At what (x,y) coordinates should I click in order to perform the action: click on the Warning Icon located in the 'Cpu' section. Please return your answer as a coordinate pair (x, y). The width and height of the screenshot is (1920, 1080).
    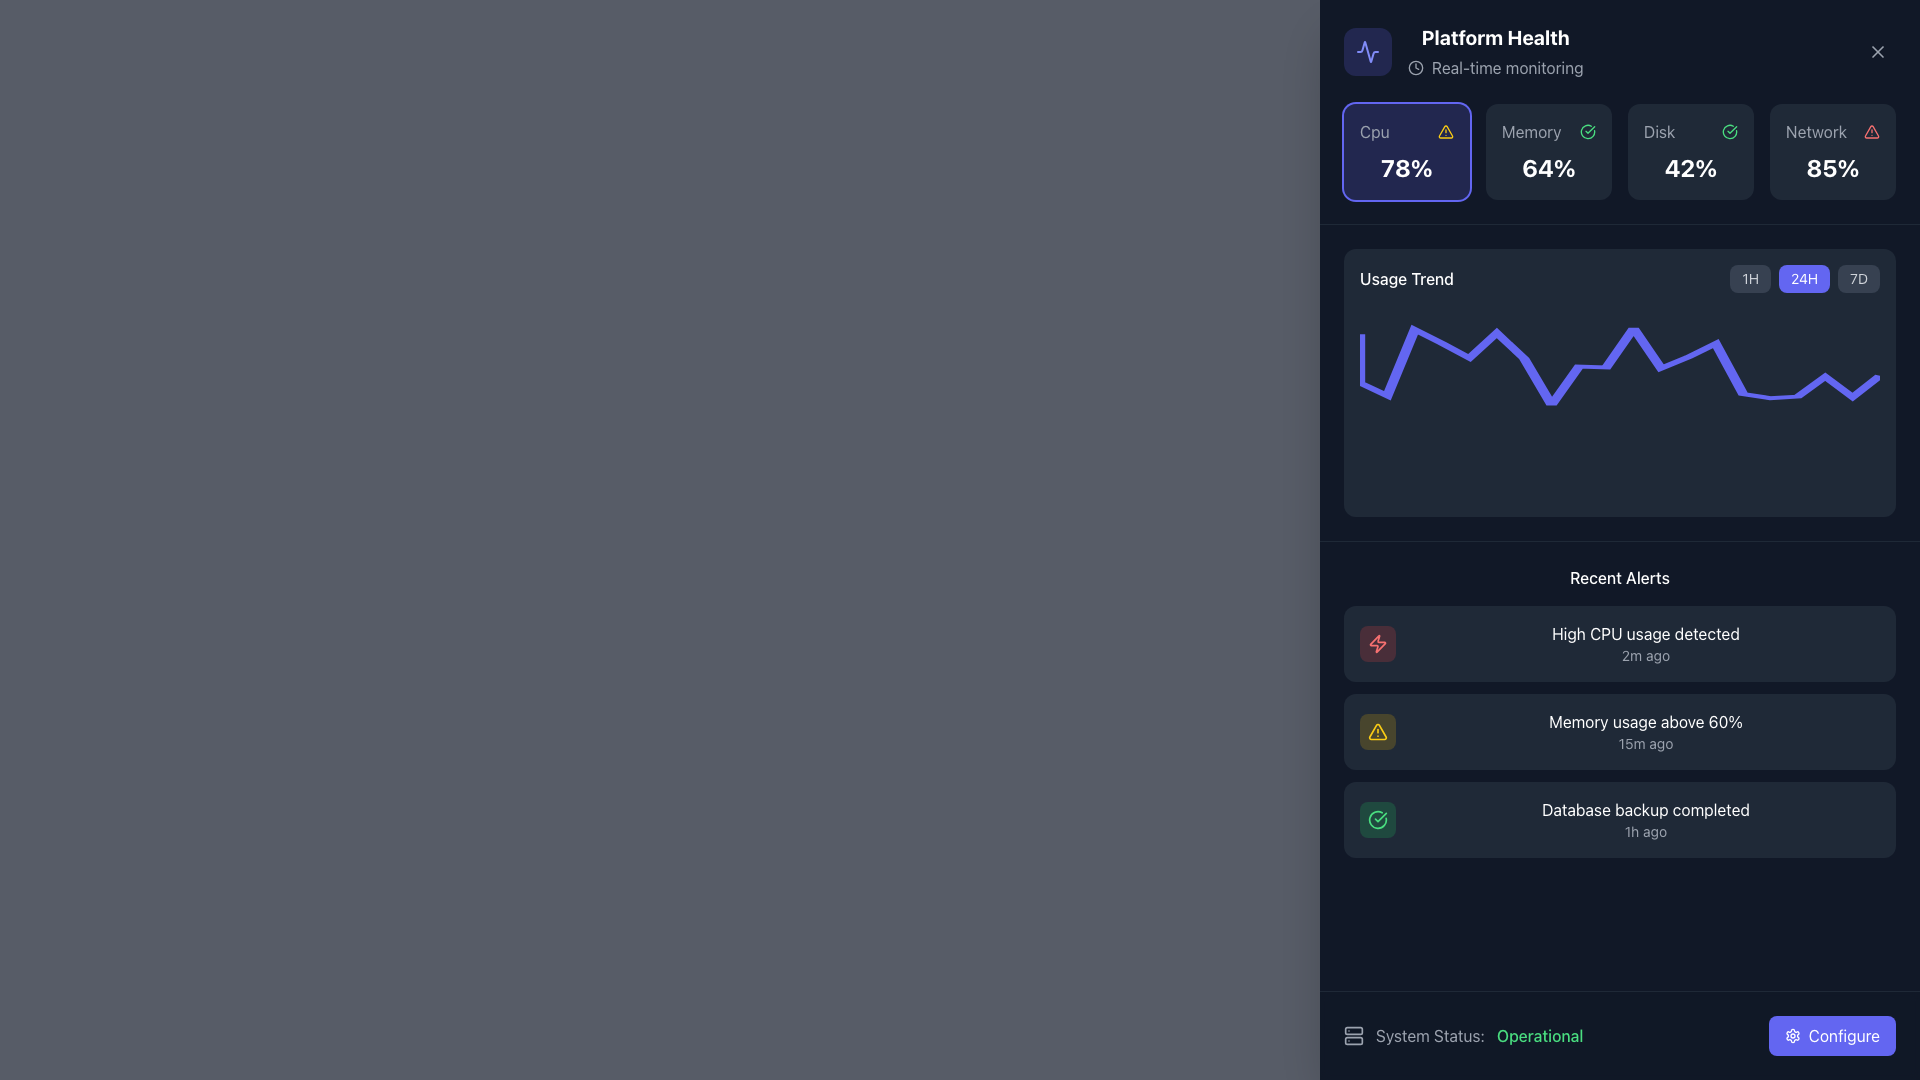
    Looking at the image, I should click on (1445, 131).